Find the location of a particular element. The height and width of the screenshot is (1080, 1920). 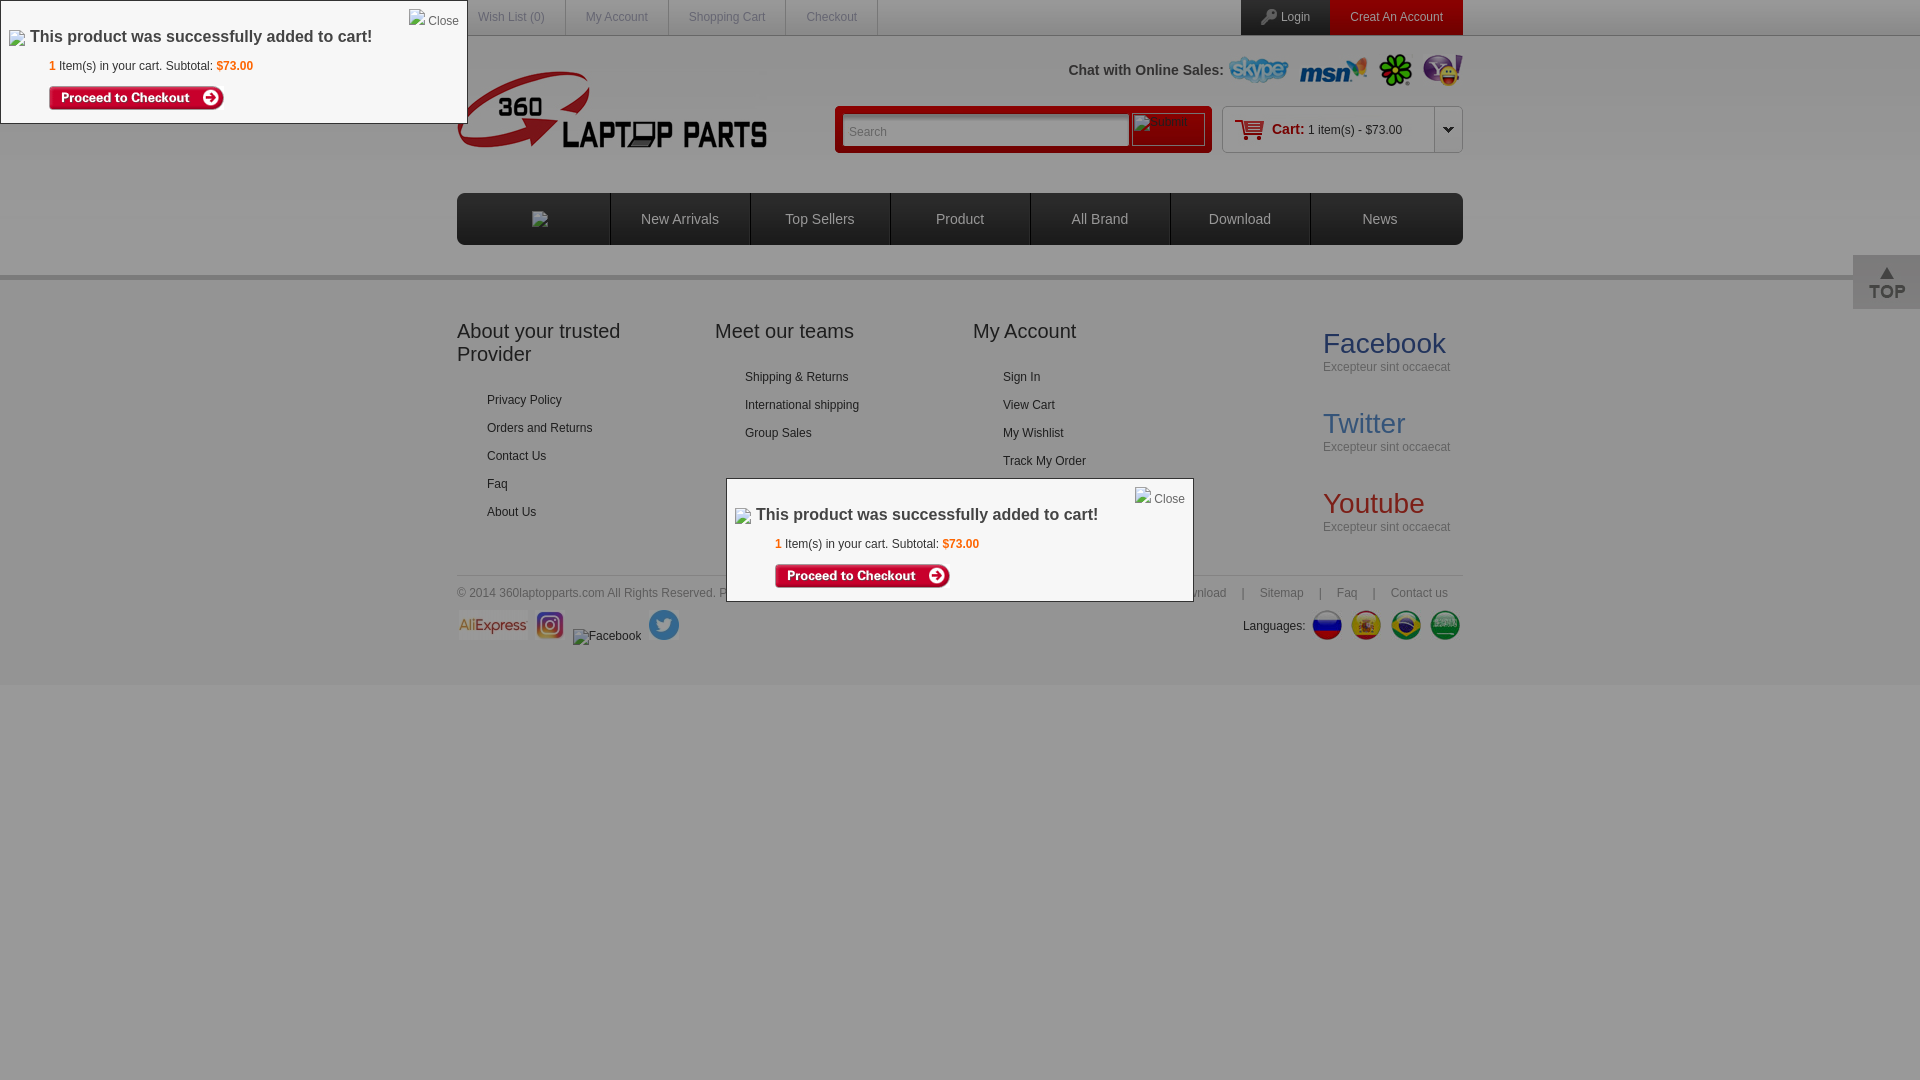

'New Arrivals' is located at coordinates (680, 219).